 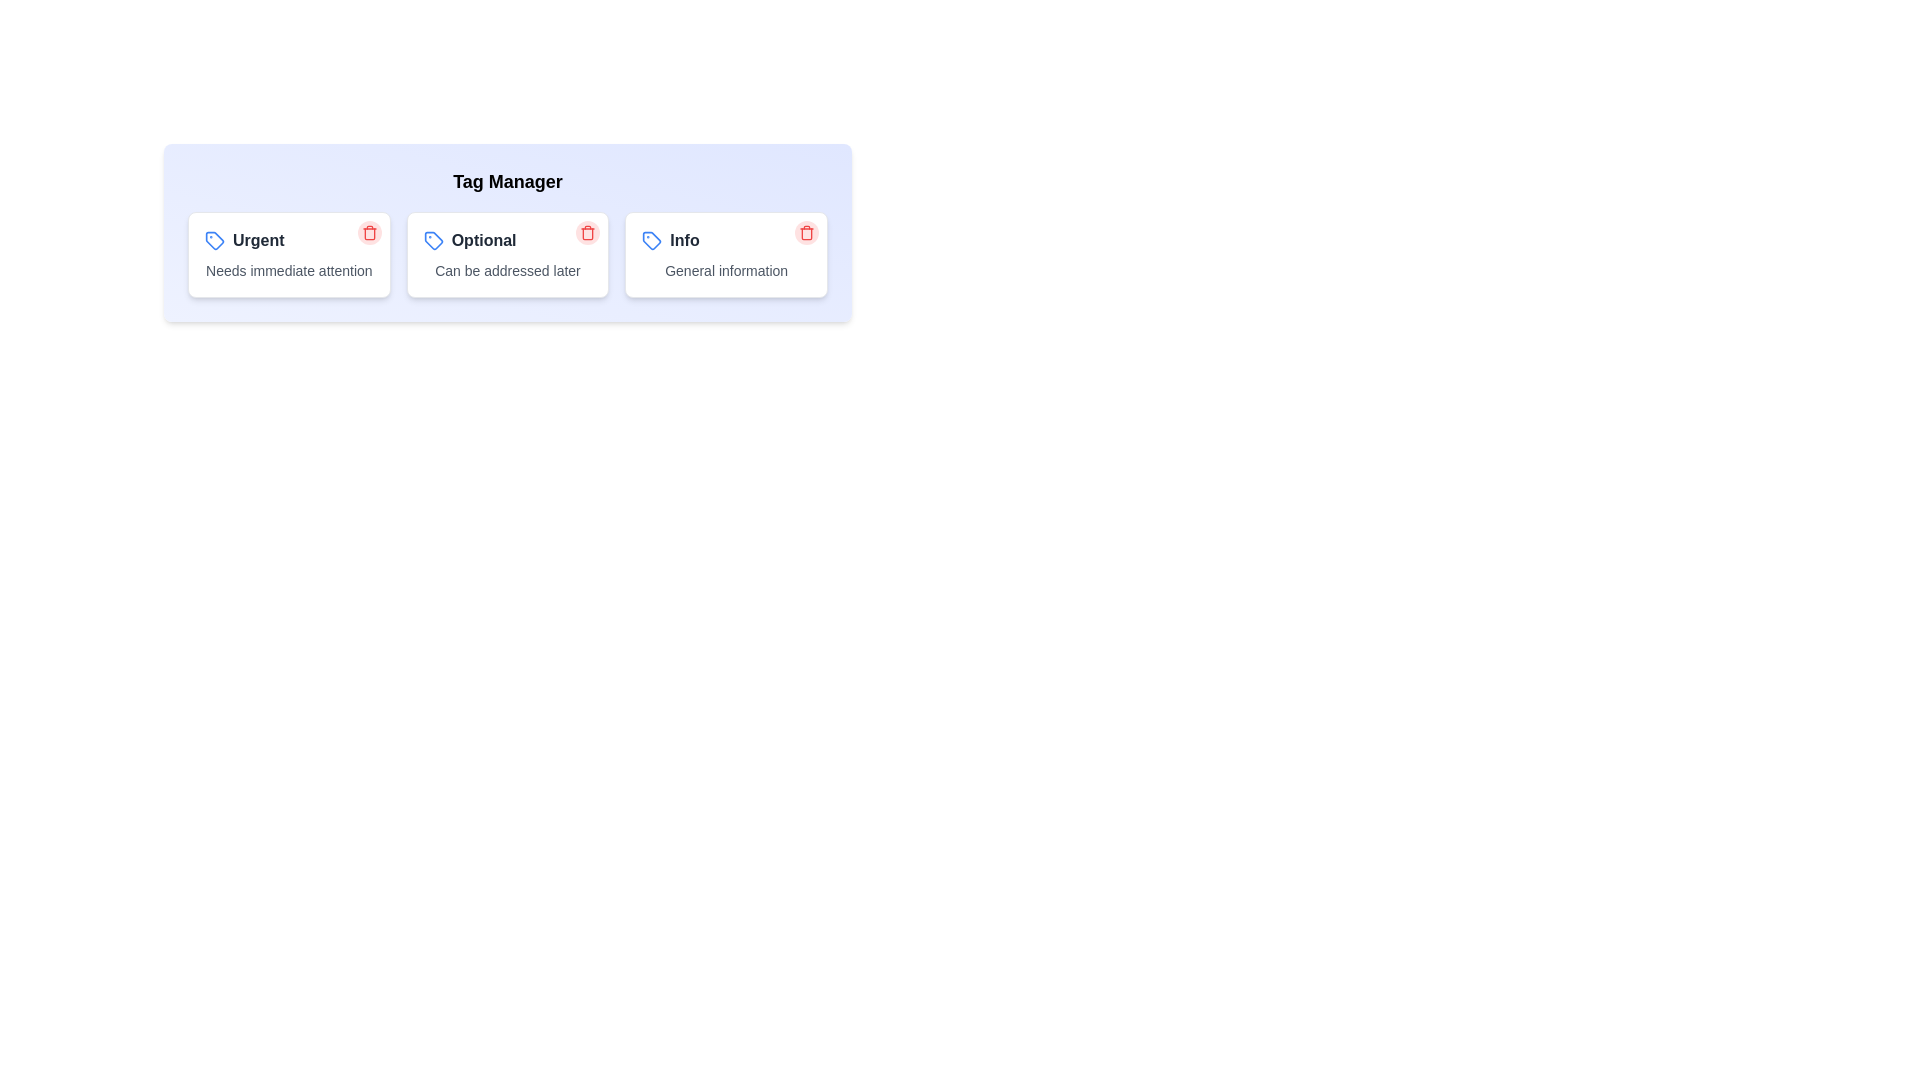 What do you see at coordinates (806, 231) in the screenshot?
I see `the trash icon of the tag labeled Info to delete it` at bounding box center [806, 231].